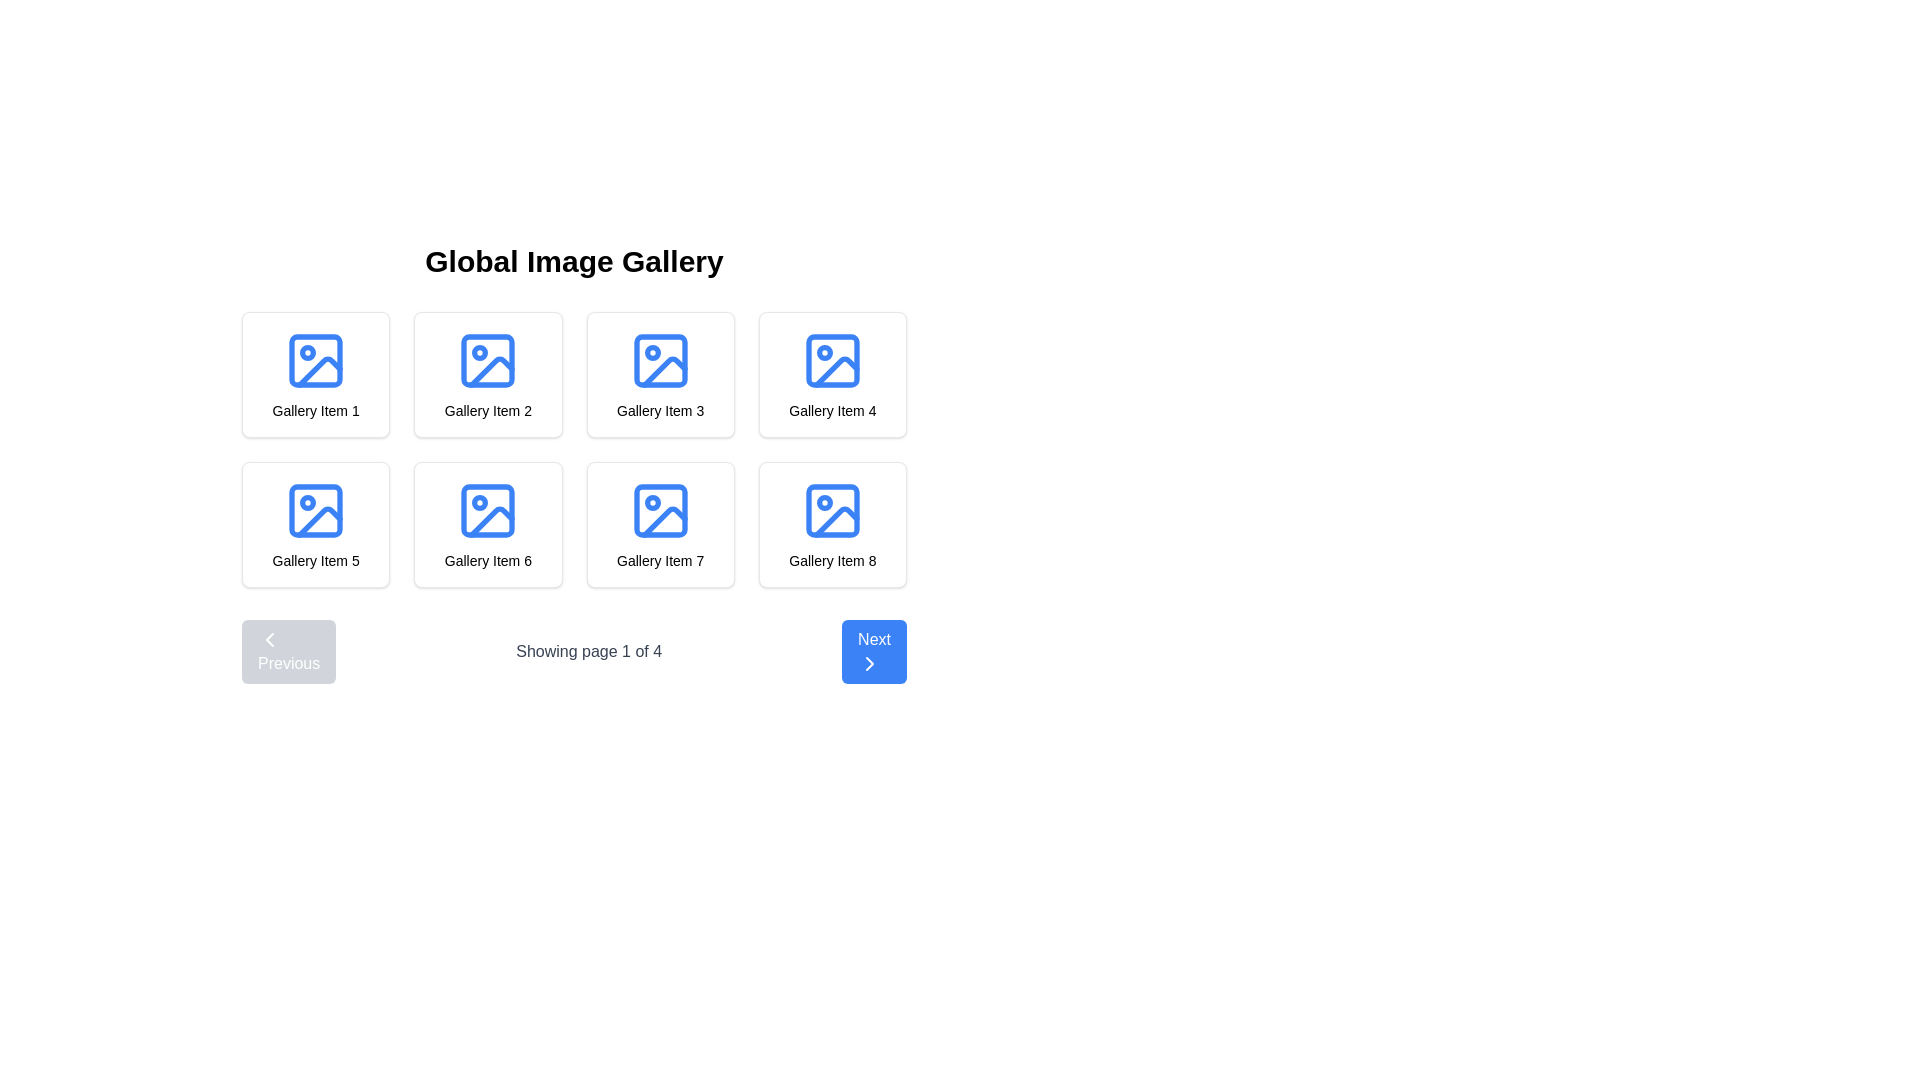 This screenshot has height=1080, width=1920. What do you see at coordinates (832, 509) in the screenshot?
I see `the SVG Icon representing 'Gallery Item 8', which is centrally located at the top of the card and serves as a visual indicator for the gallery item` at bounding box center [832, 509].